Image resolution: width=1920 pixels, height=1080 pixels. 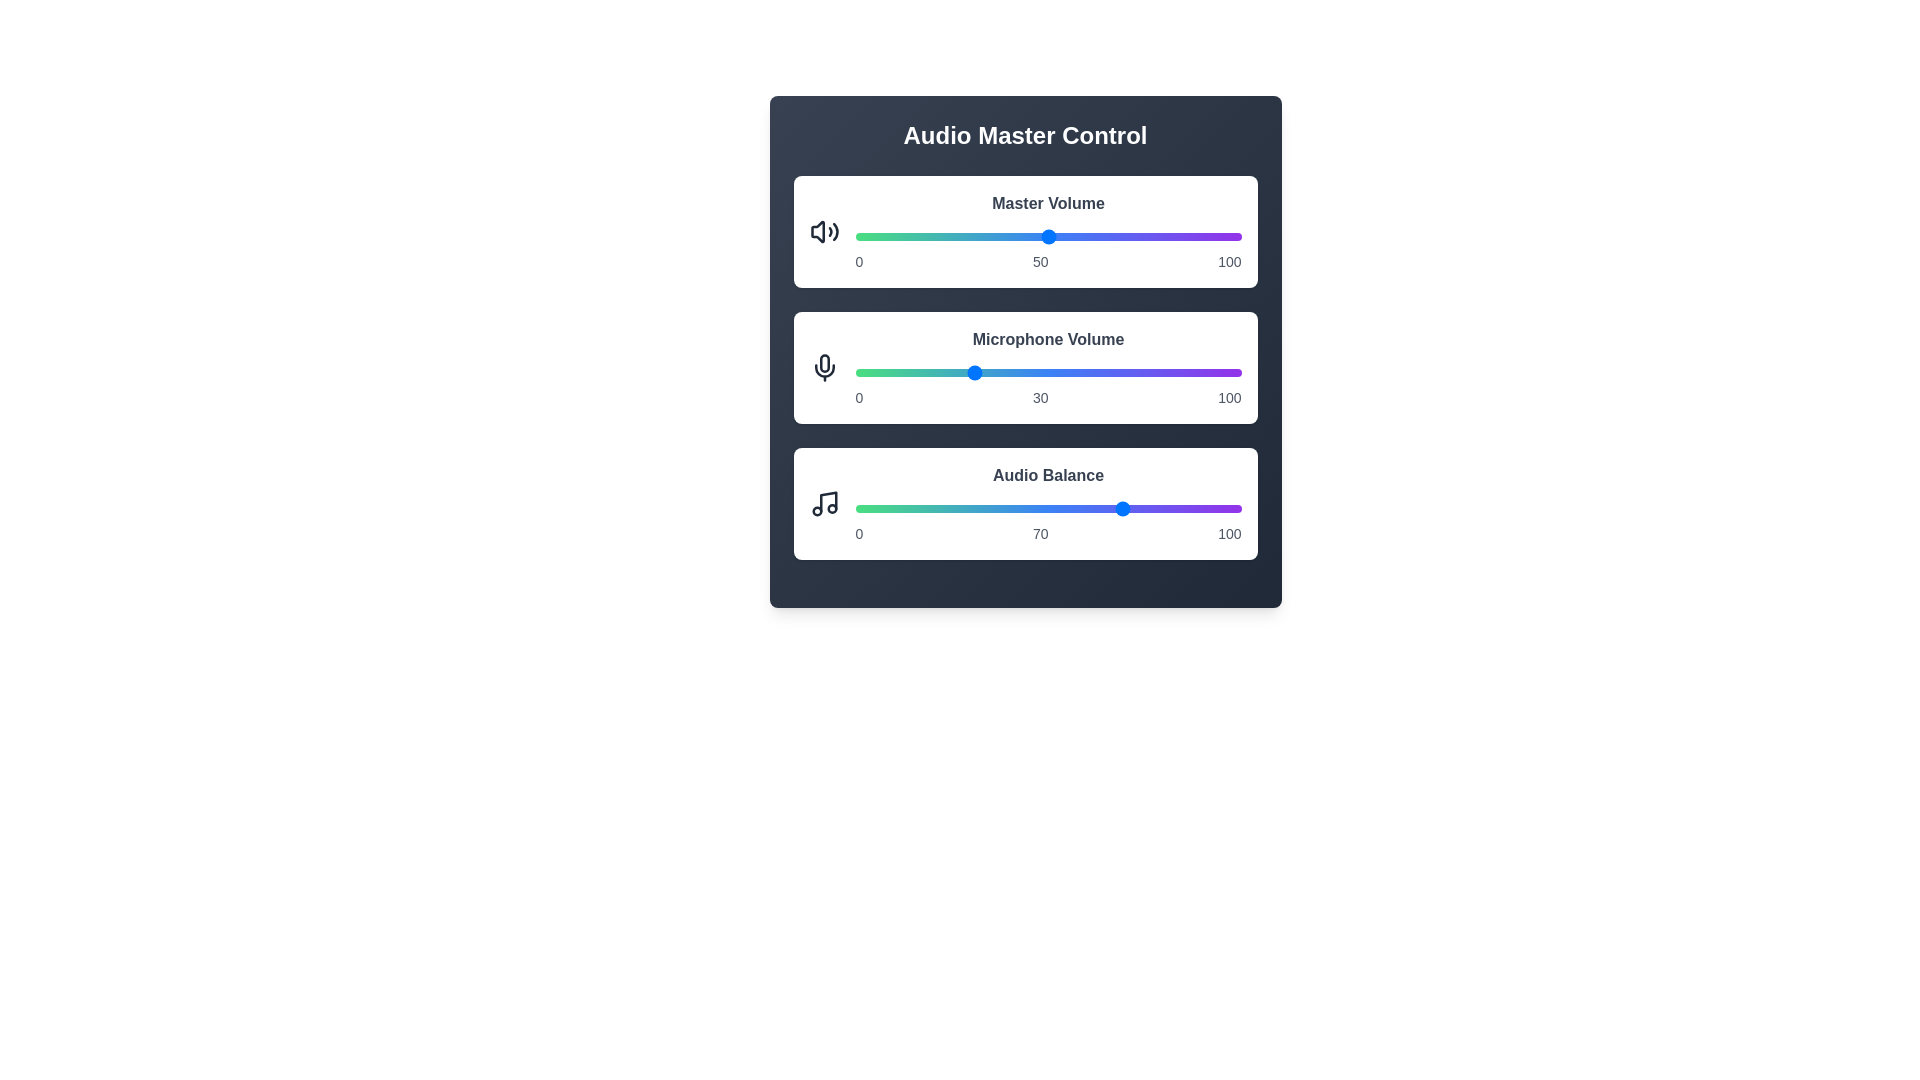 I want to click on the Master Volume slider to 22%, so click(x=939, y=235).